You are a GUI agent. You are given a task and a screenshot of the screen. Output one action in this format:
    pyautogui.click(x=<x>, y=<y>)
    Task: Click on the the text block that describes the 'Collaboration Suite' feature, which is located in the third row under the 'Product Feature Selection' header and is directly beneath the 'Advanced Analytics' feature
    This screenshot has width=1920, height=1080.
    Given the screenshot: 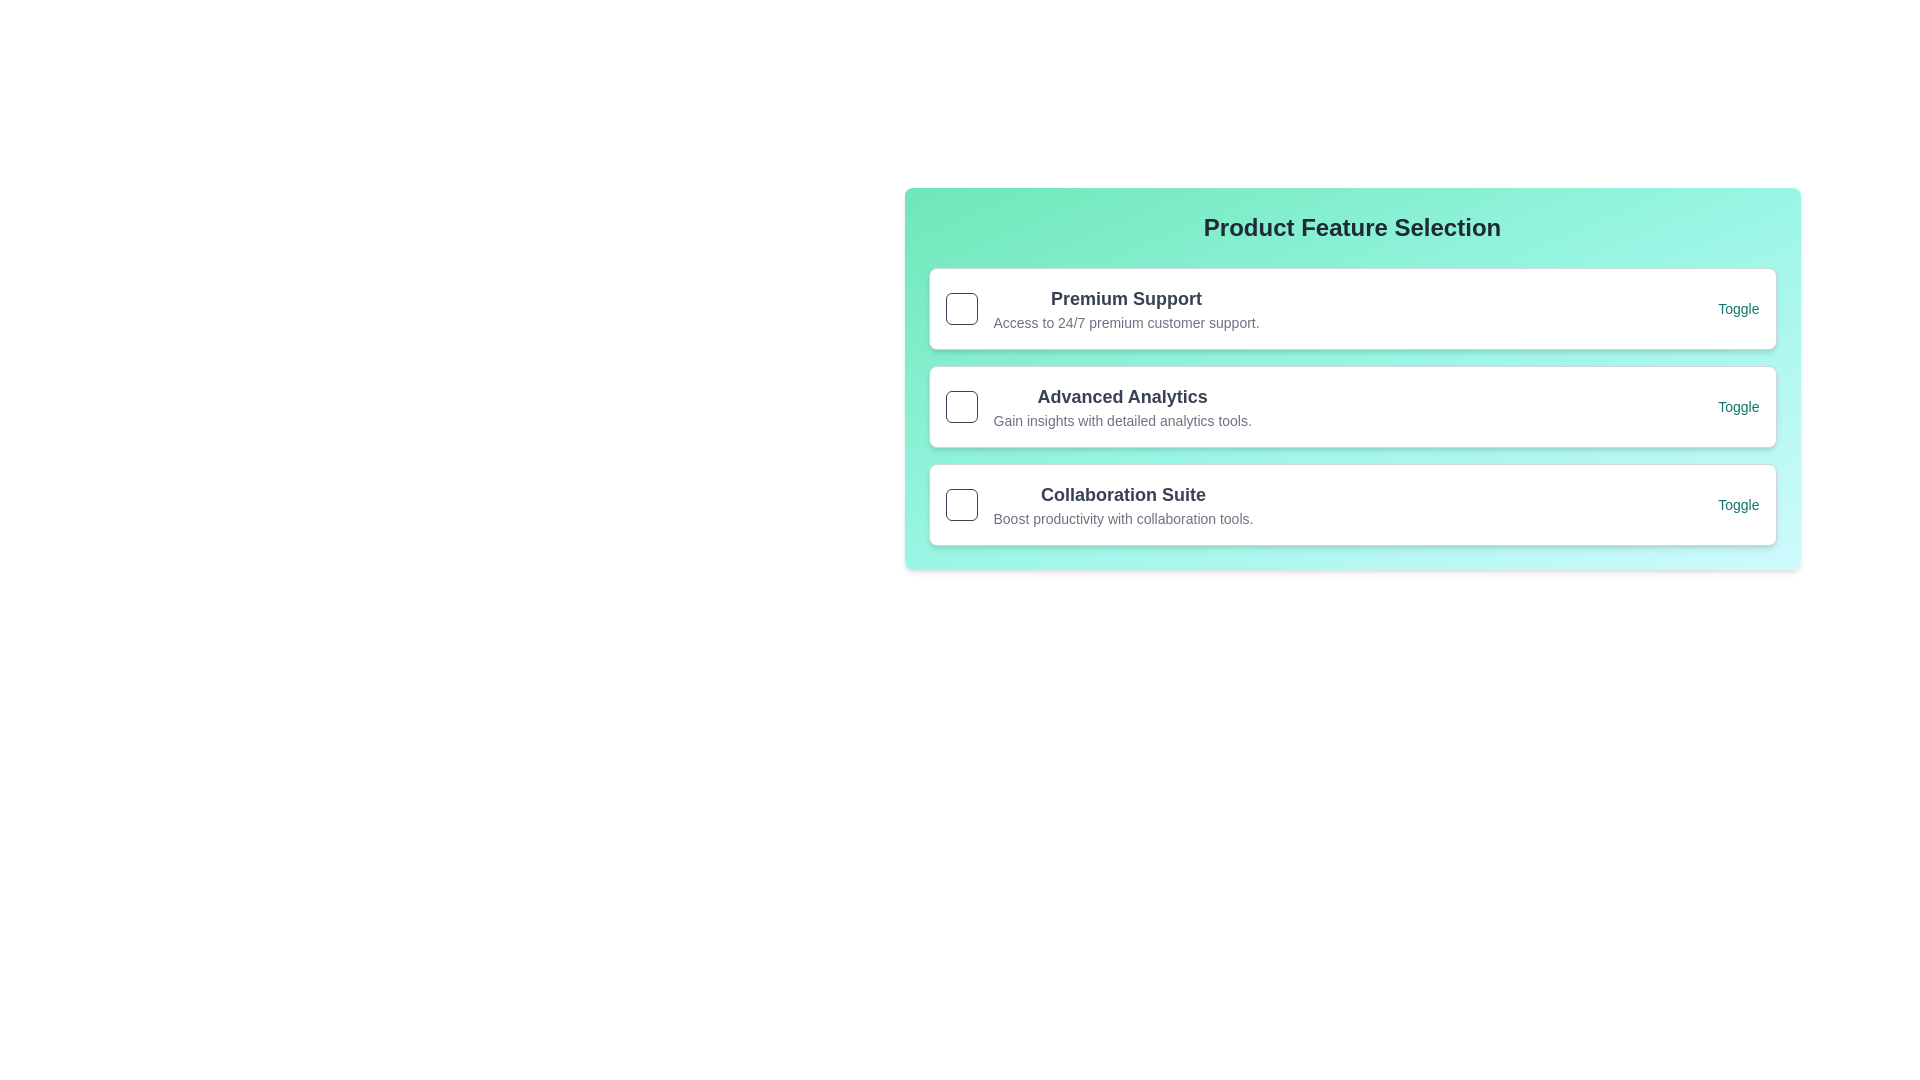 What is the action you would take?
    pyautogui.click(x=1123, y=504)
    